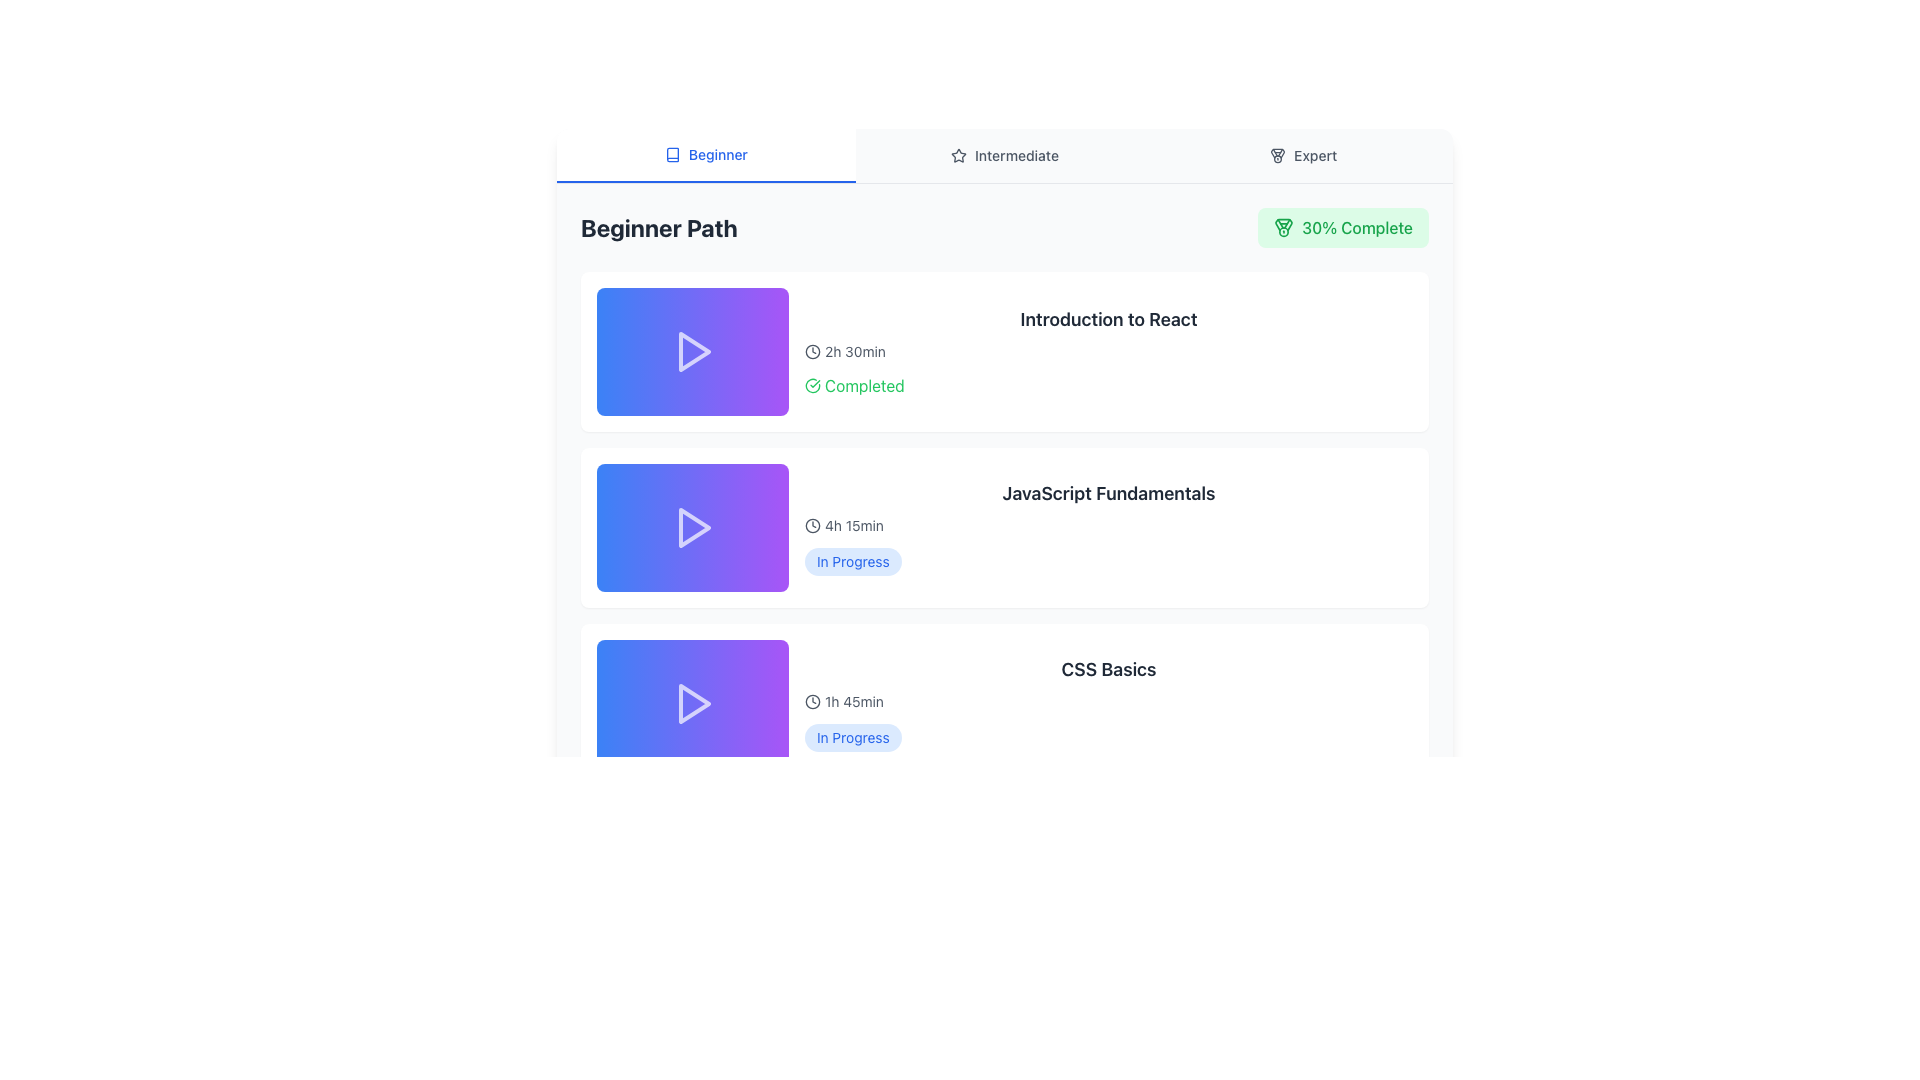  I want to click on the 'In Progress' status indicator badge, which is a pill-shaped badge with a light blue background and blue text, located in the 'CSS Basics' section of the course listing, so click(853, 737).